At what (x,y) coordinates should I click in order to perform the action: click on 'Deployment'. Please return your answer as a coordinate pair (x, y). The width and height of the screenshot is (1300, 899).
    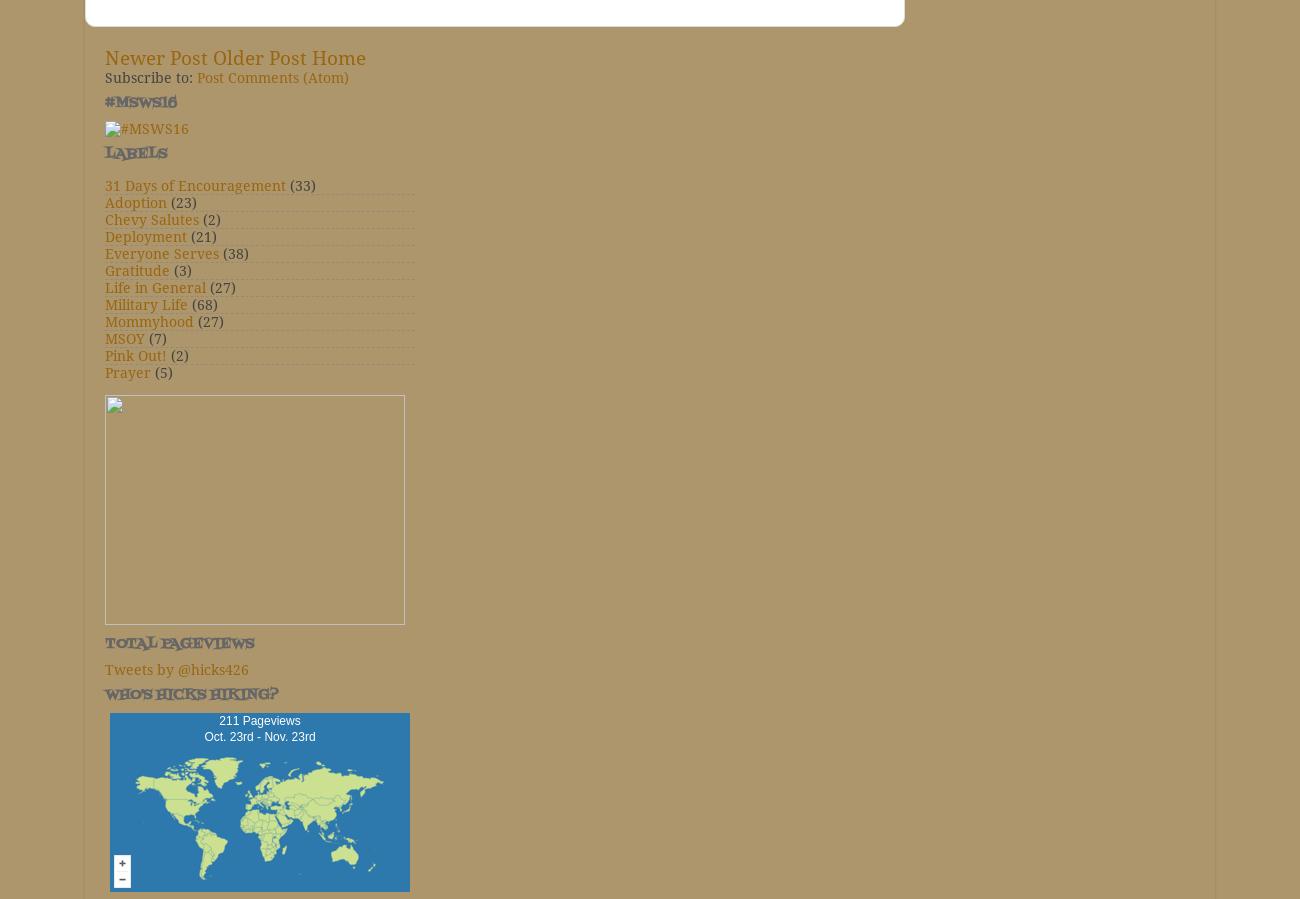
    Looking at the image, I should click on (144, 236).